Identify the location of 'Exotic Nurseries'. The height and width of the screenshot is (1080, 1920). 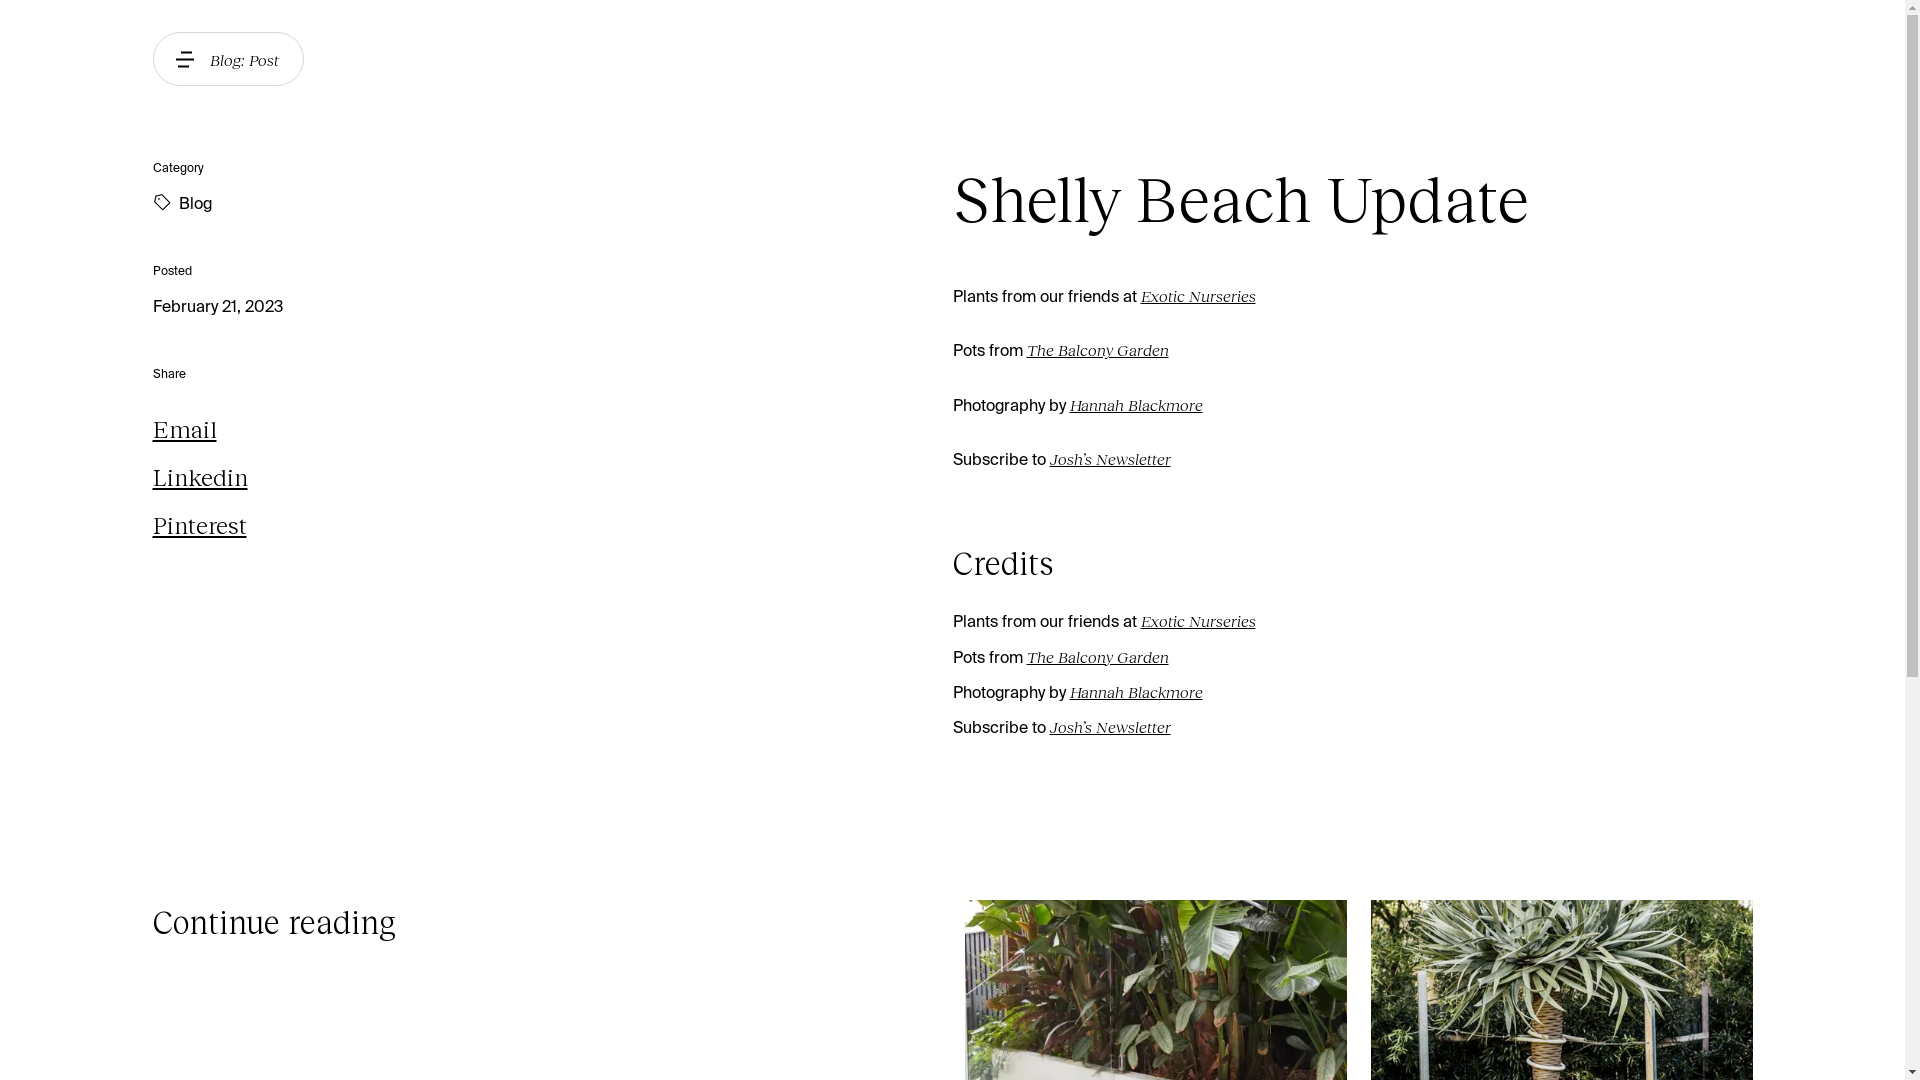
(1140, 296).